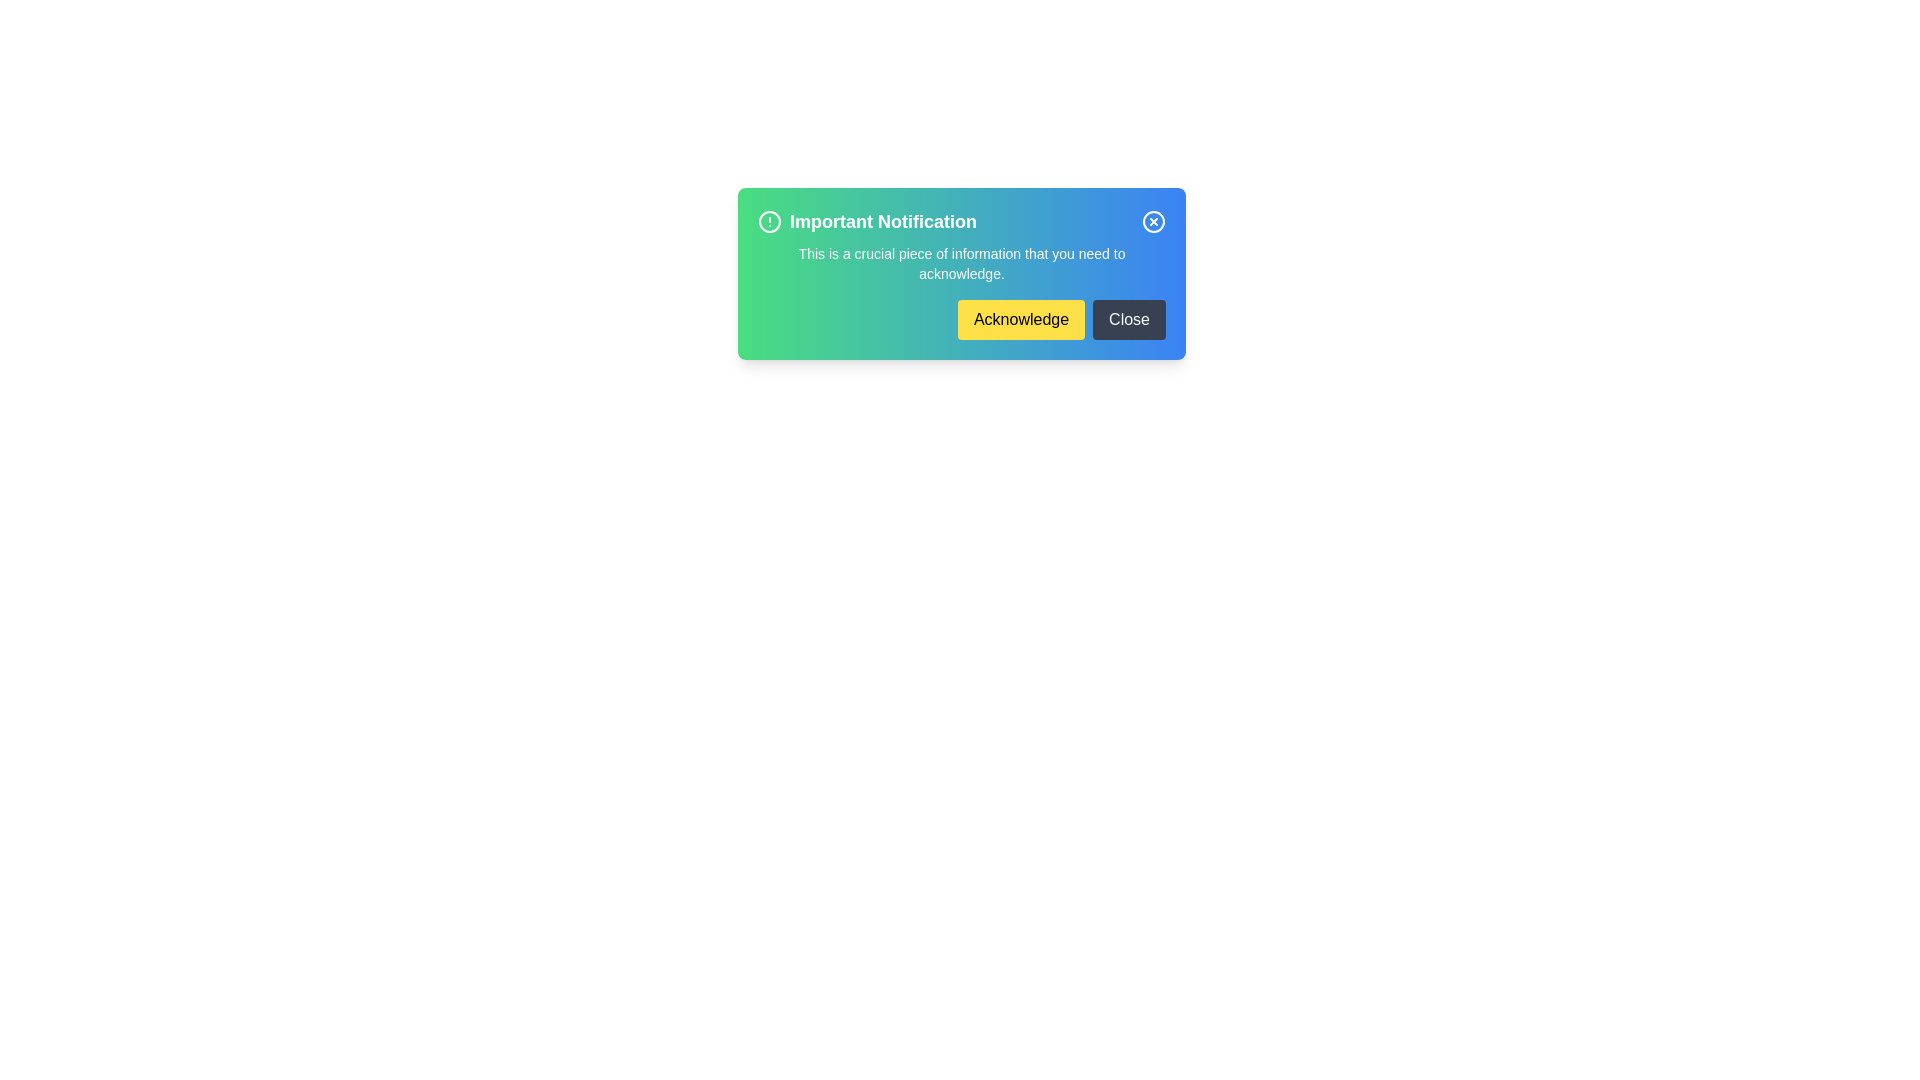  What do you see at coordinates (1021, 319) in the screenshot?
I see `the yellow 'Acknowledge' button with rounded corners located on the right side of the notification dialog box to acknowledge` at bounding box center [1021, 319].